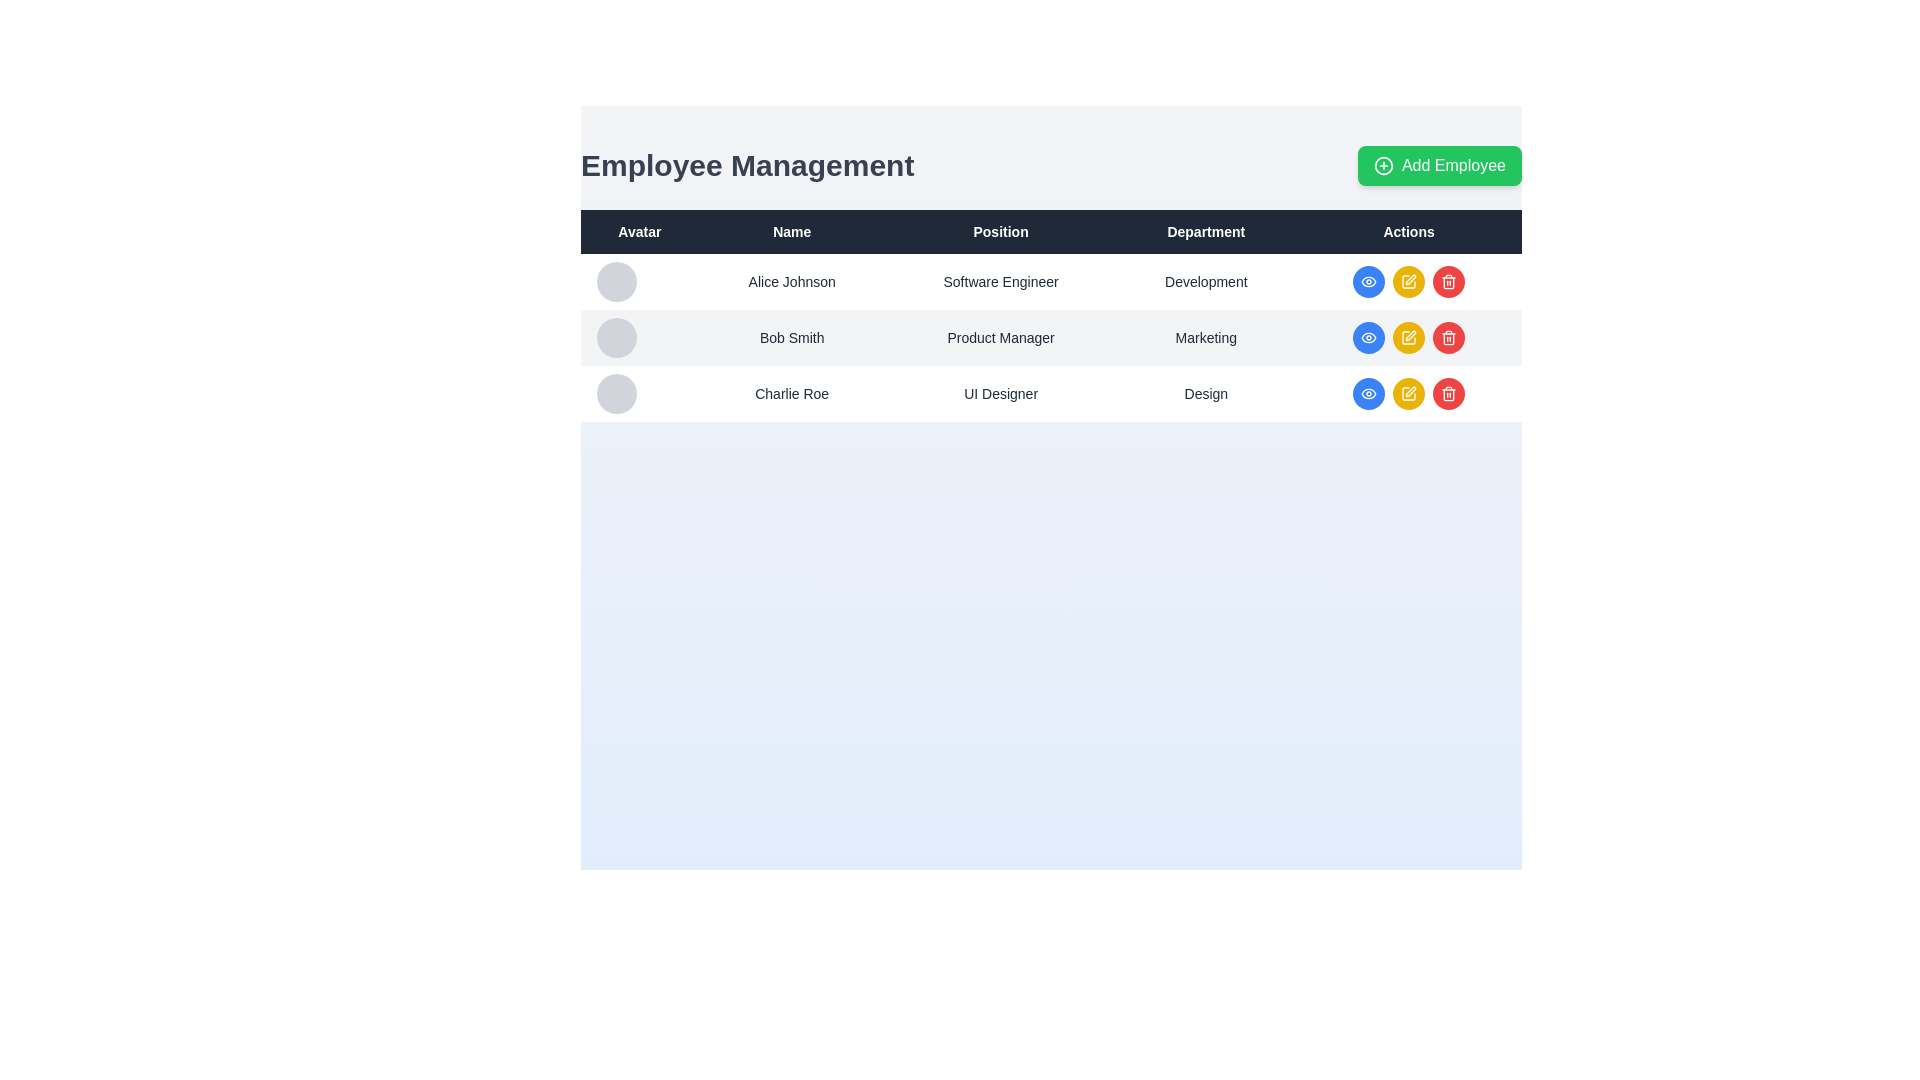 This screenshot has height=1080, width=1920. What do you see at coordinates (1050, 281) in the screenshot?
I see `the first employee data row` at bounding box center [1050, 281].